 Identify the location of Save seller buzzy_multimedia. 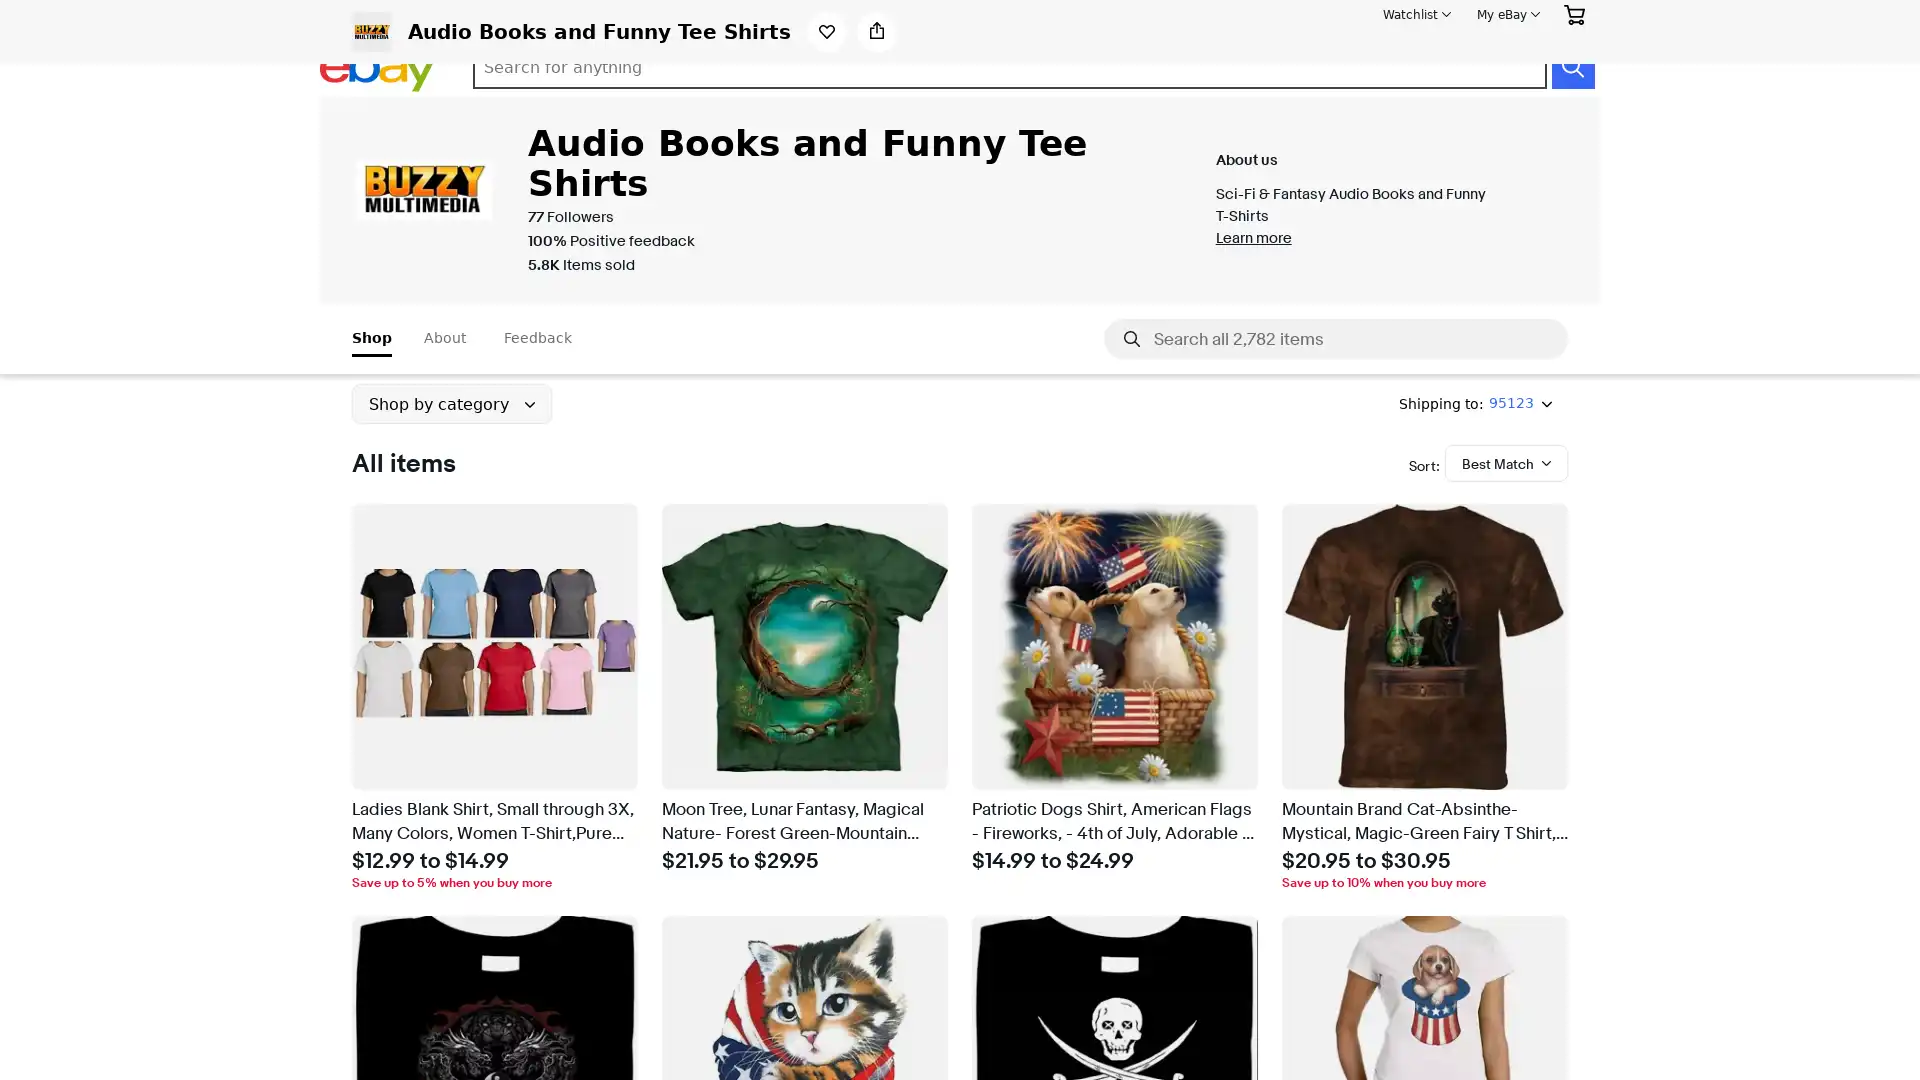
(826, 31).